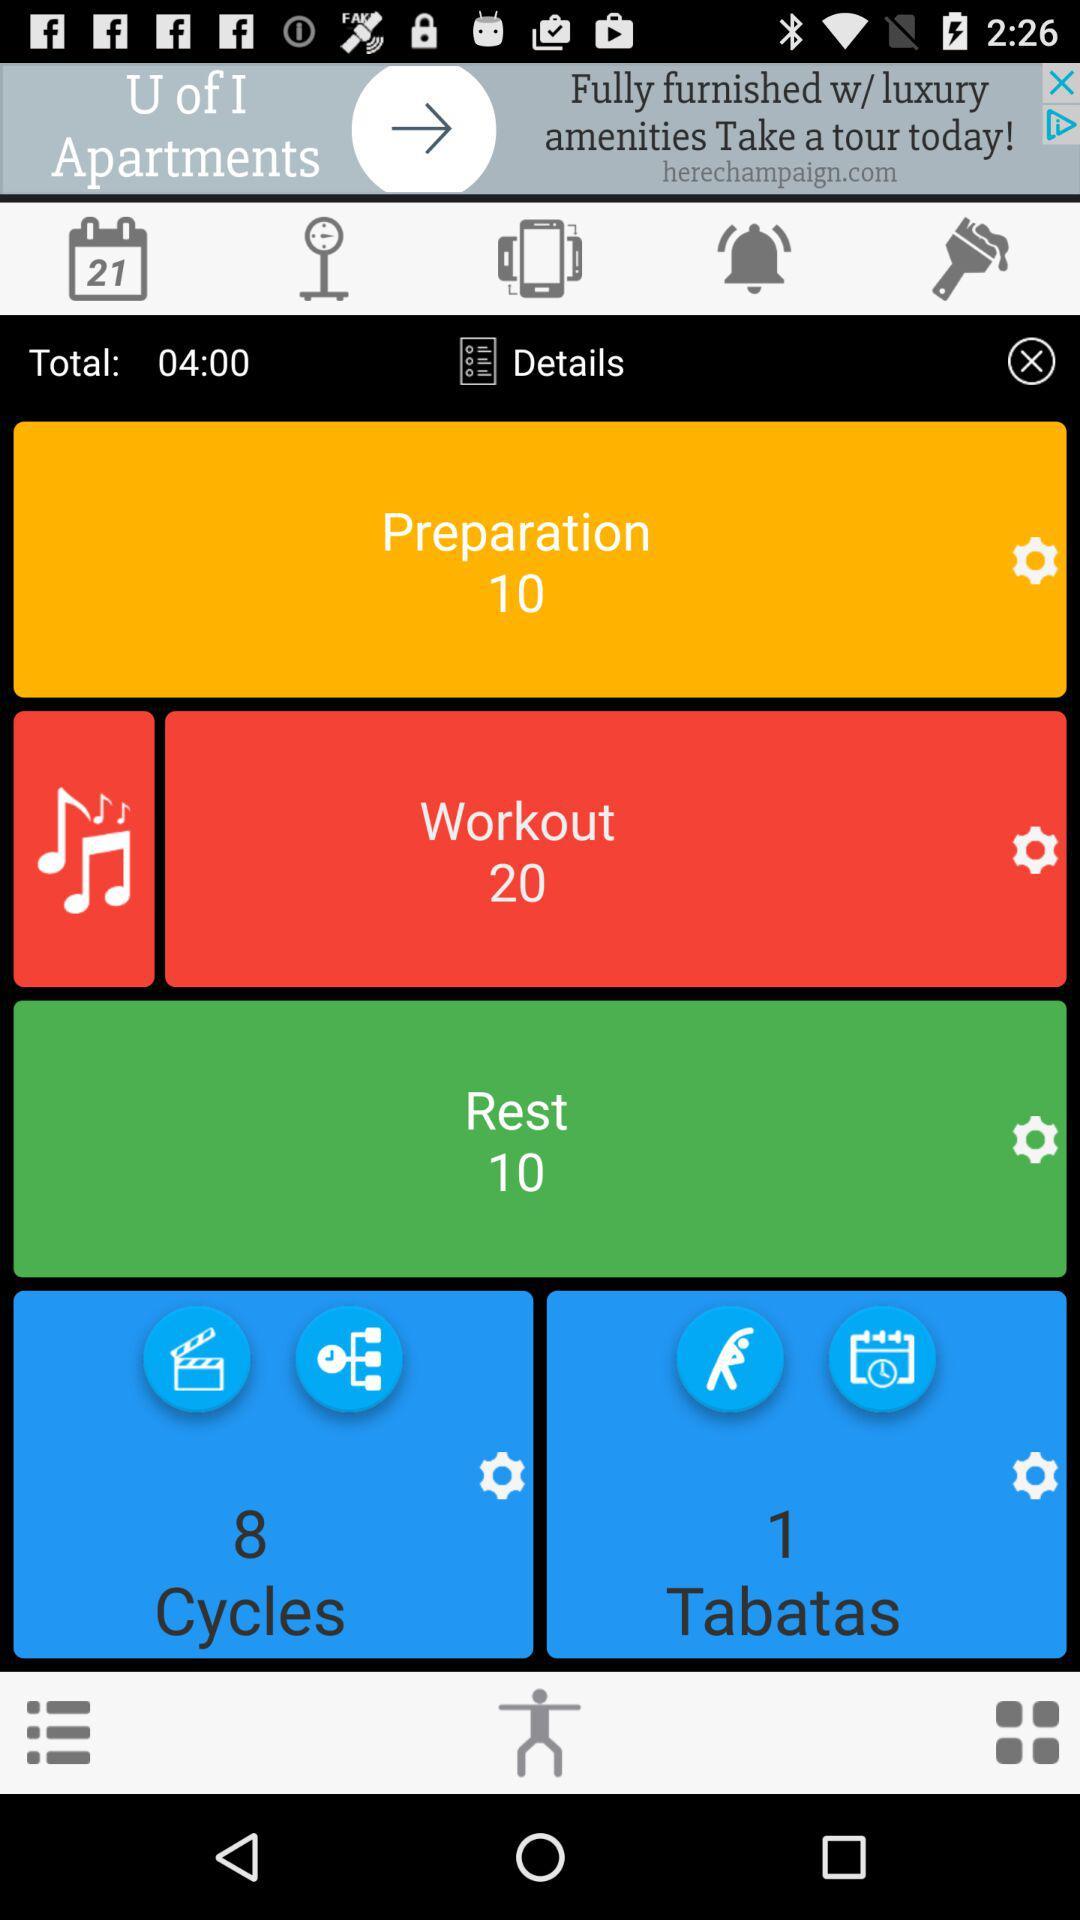 This screenshot has height=1920, width=1080. What do you see at coordinates (881, 1462) in the screenshot?
I see `the date_range icon` at bounding box center [881, 1462].